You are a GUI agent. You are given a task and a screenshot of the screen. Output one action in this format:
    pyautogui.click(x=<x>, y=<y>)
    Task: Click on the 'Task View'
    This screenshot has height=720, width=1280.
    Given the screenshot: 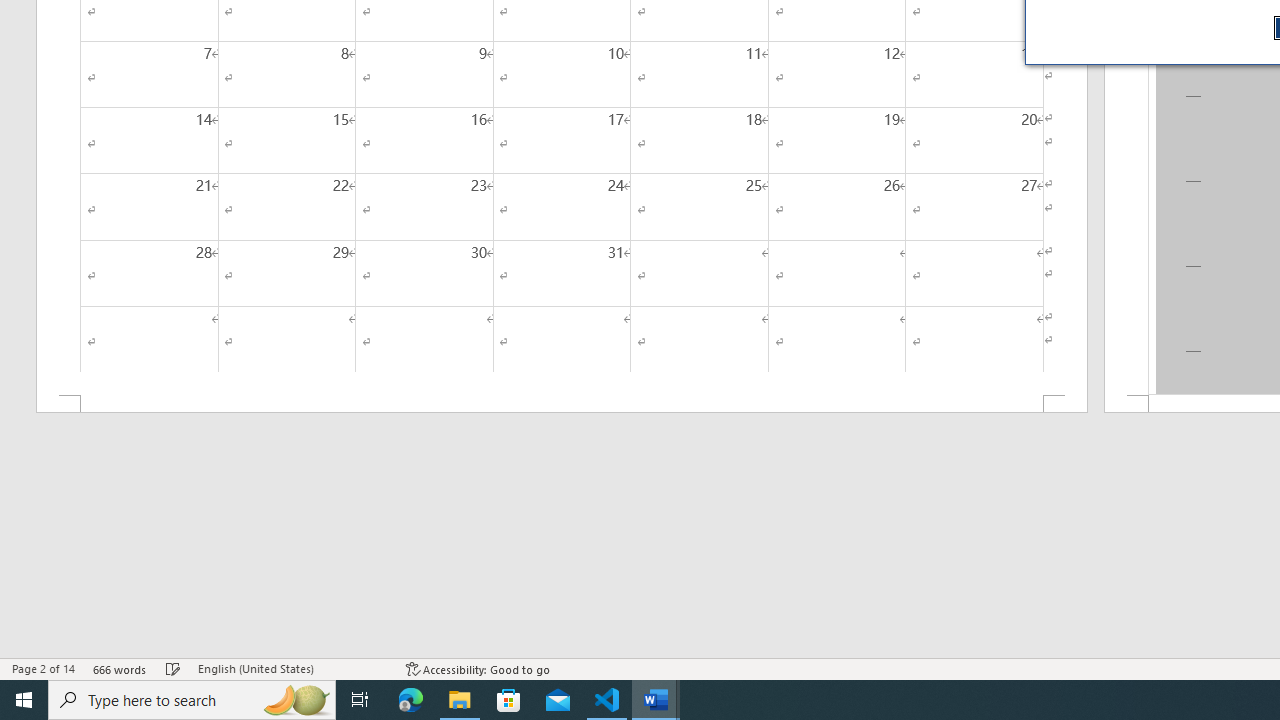 What is the action you would take?
    pyautogui.click(x=359, y=698)
    